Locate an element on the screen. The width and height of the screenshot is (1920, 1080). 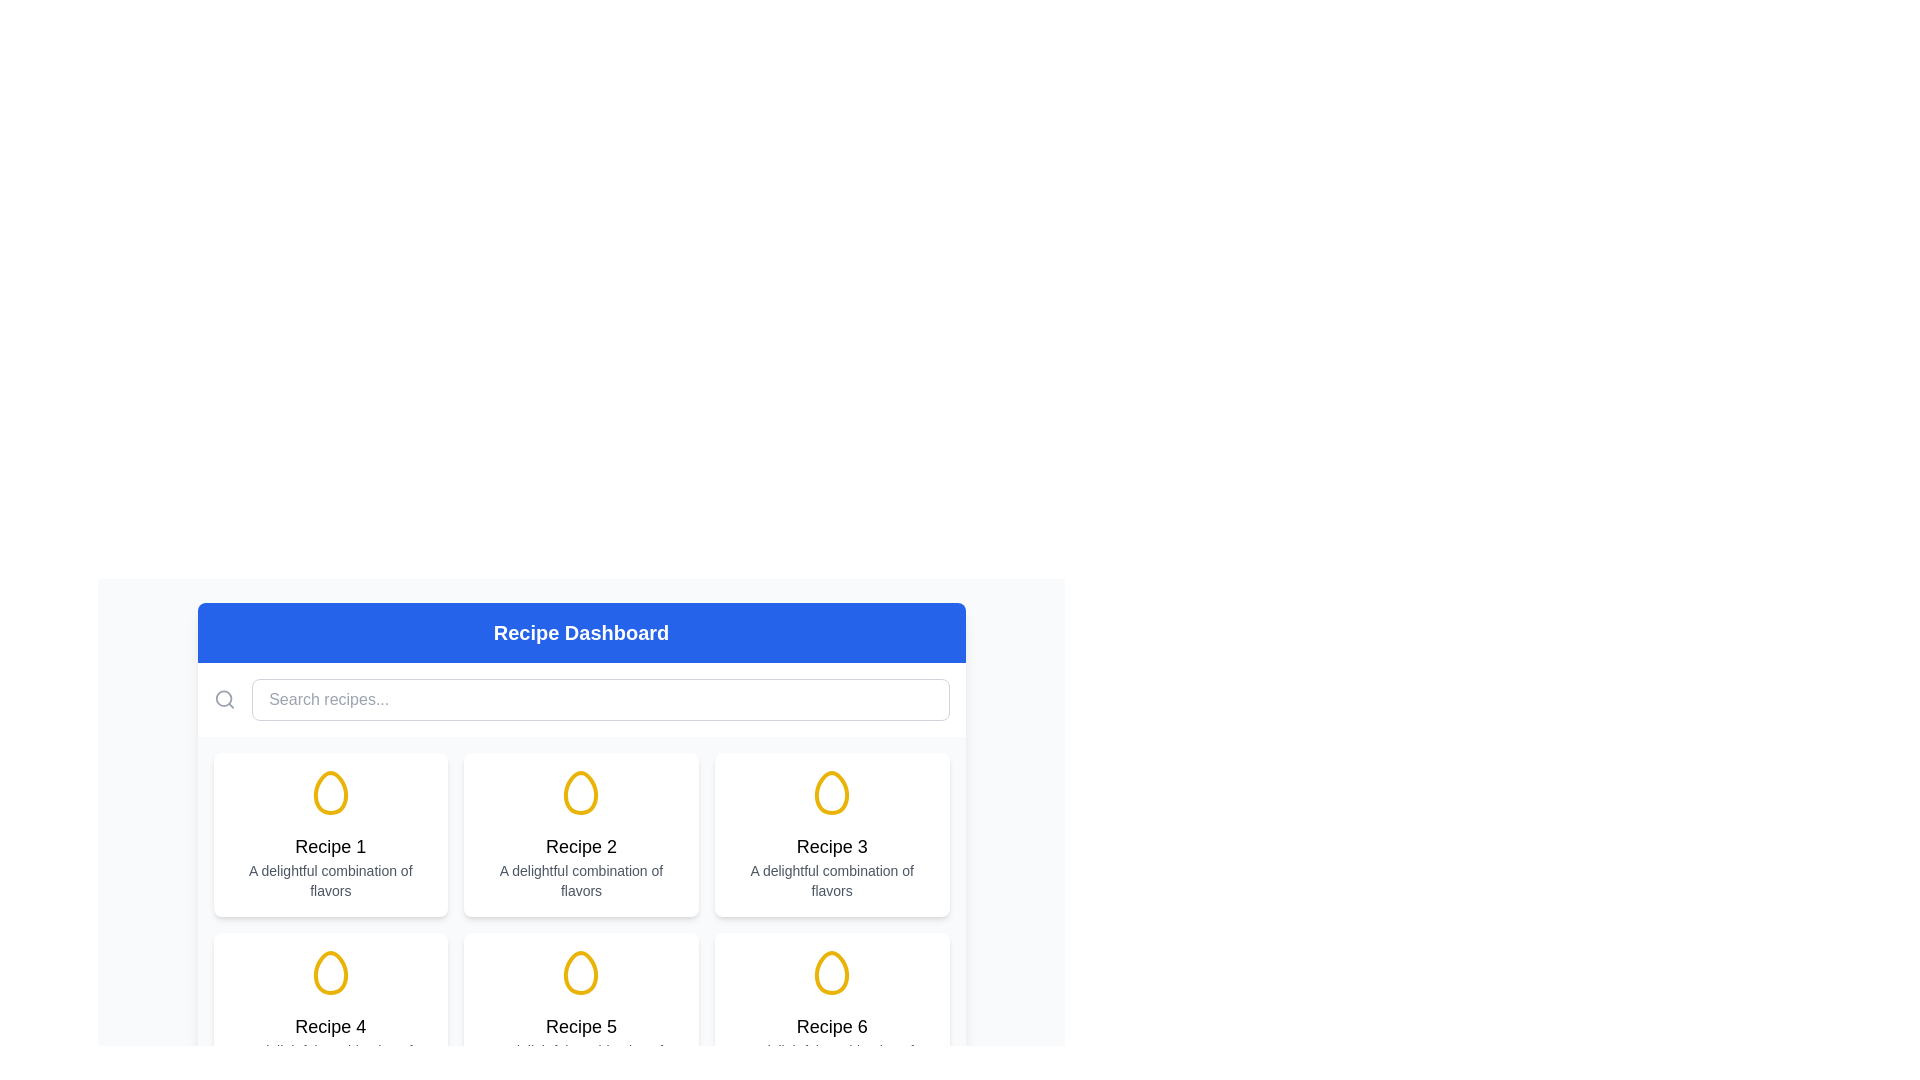
the egg icon located at the top of the card labeled 'Recipe 1', which features the text 'A delightful combination of flavors' underneath is located at coordinates (330, 792).